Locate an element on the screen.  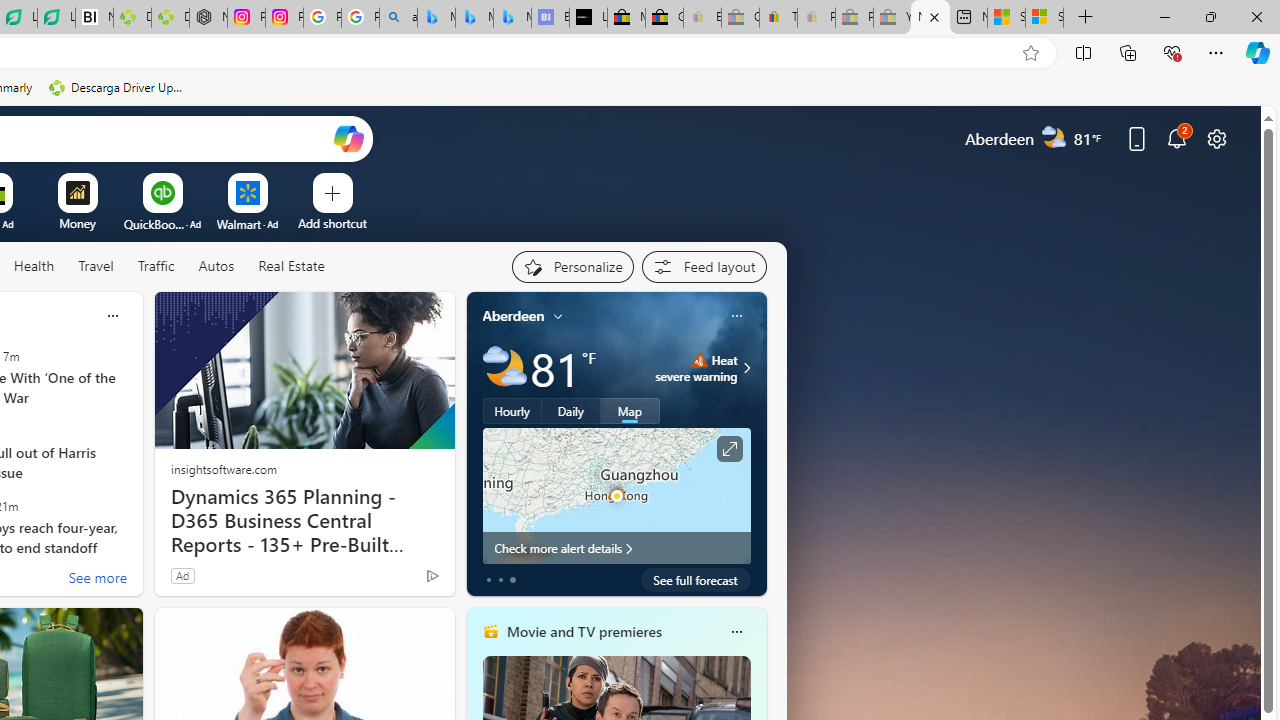
'Threats and offensive language policy | eBay' is located at coordinates (777, 17).